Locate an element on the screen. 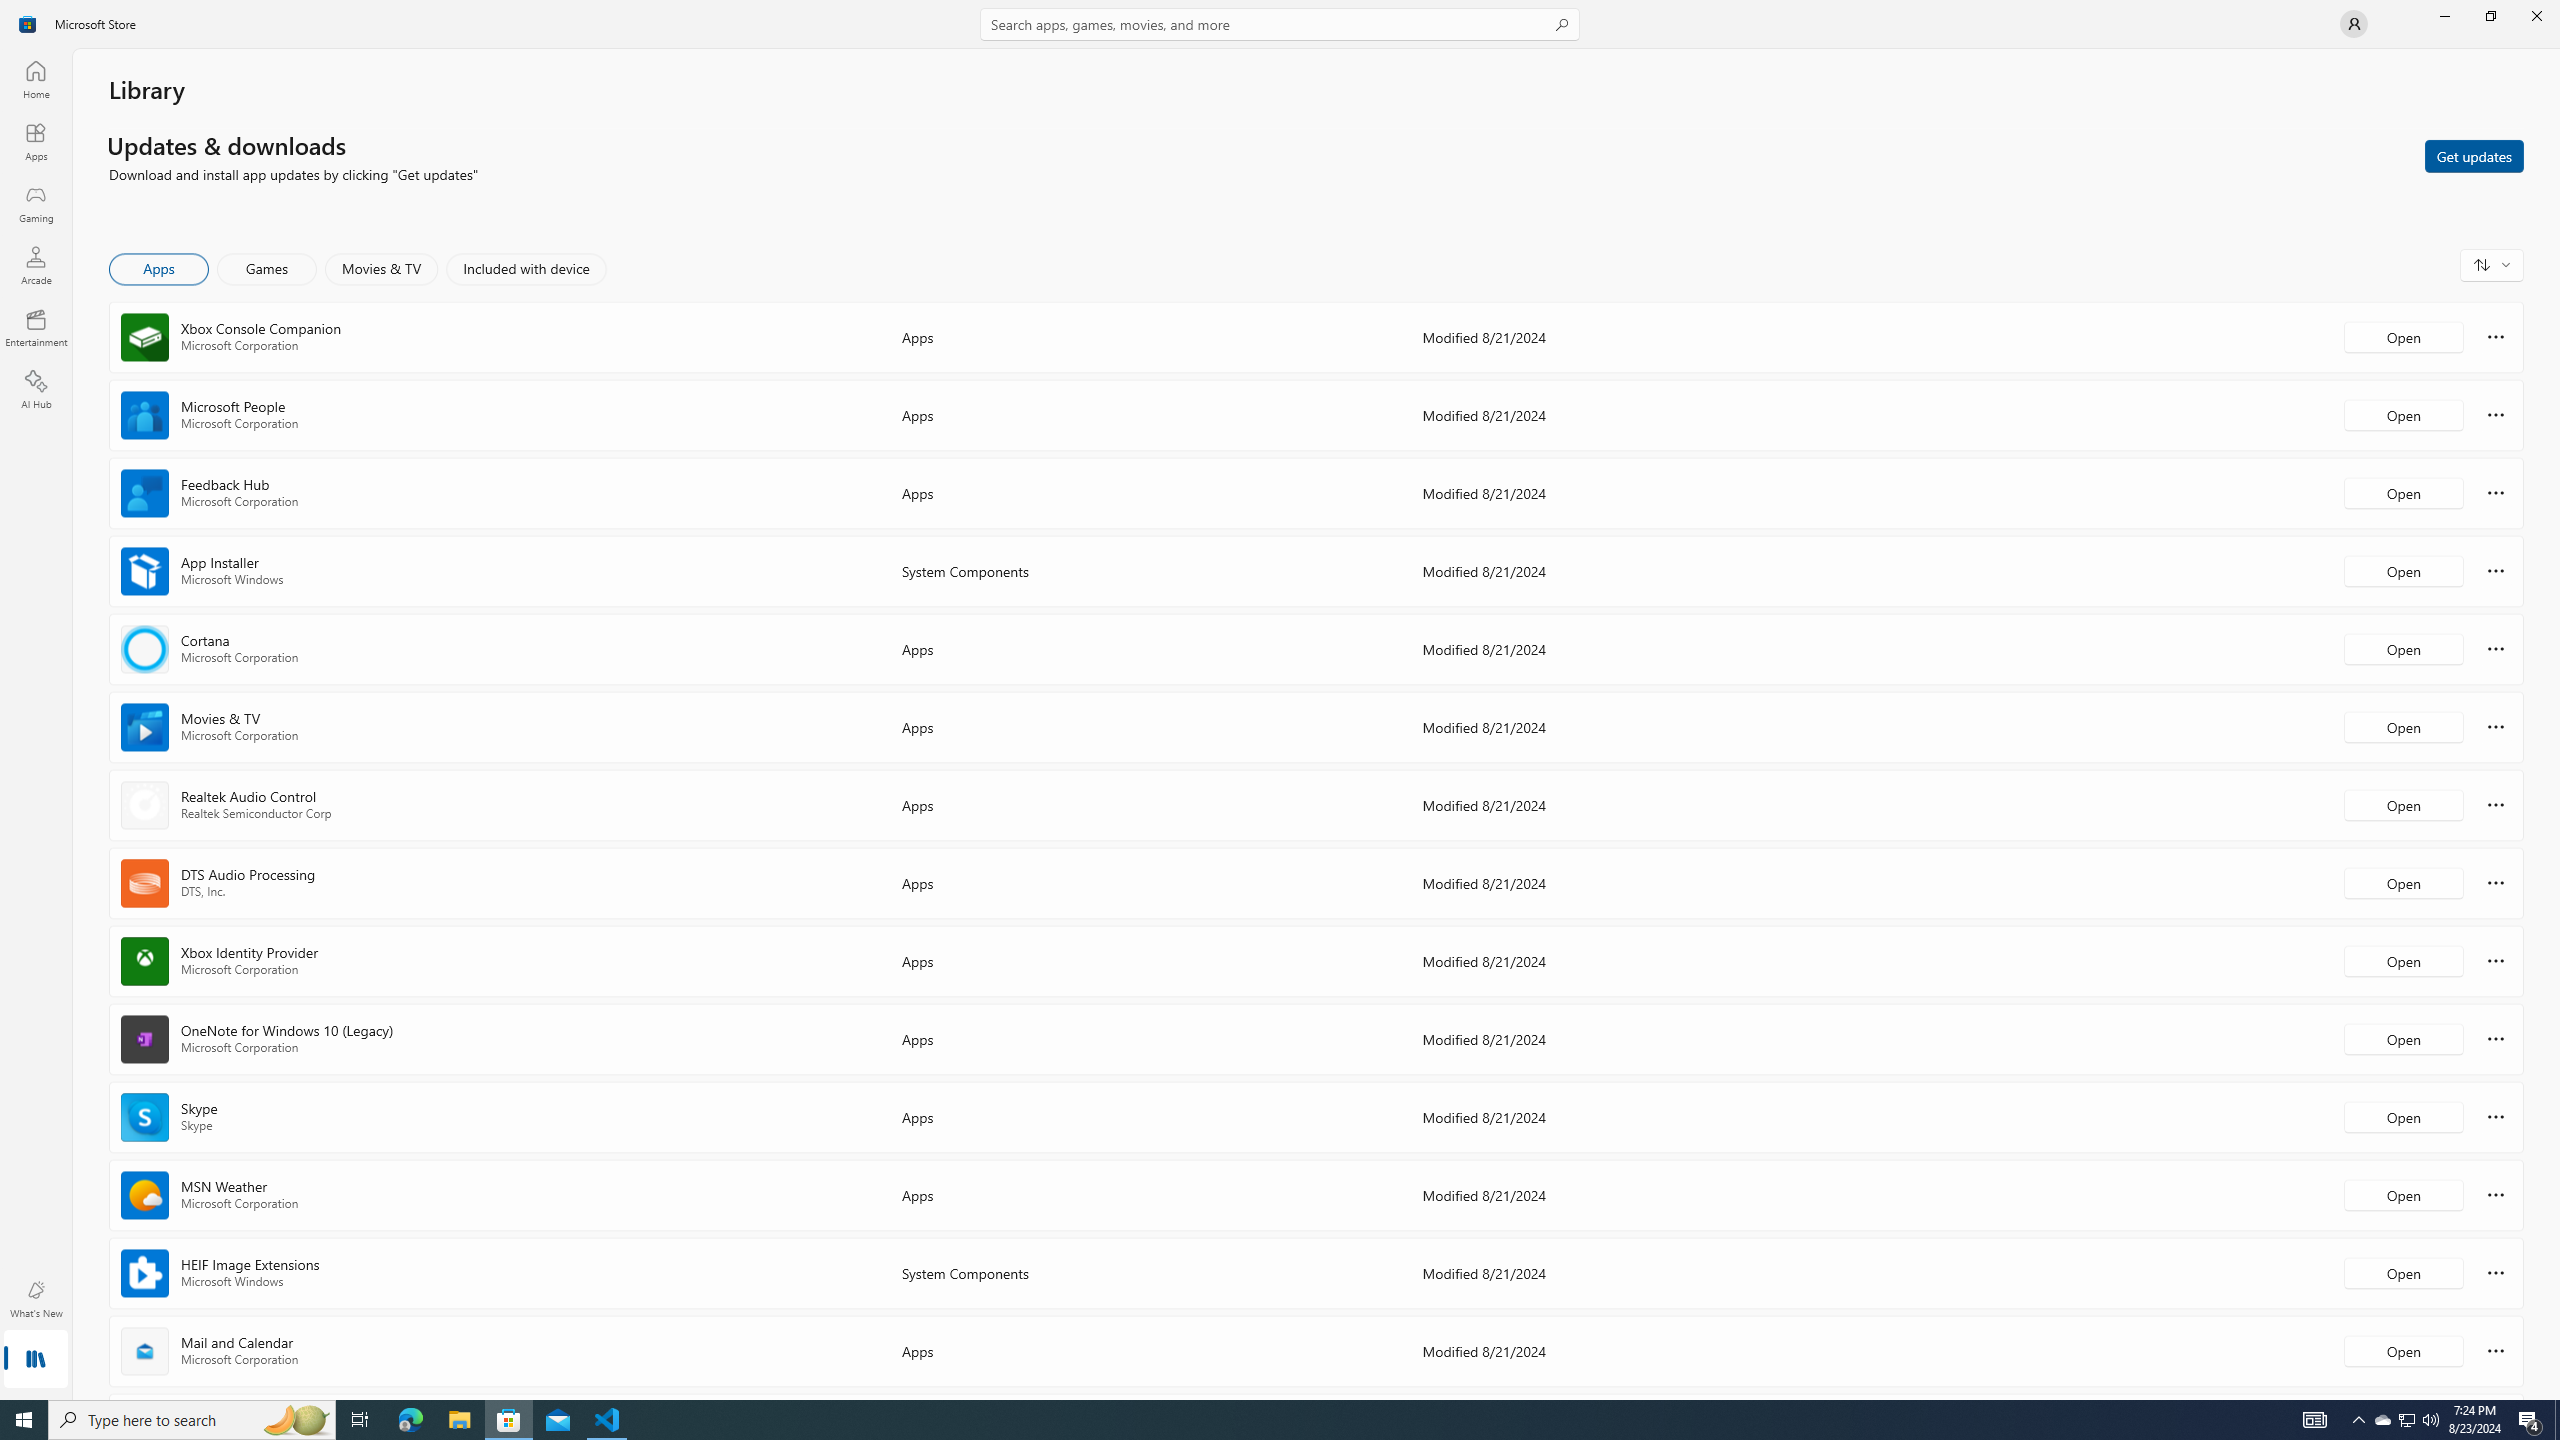 Image resolution: width=2560 pixels, height=1440 pixels. 'Restore Microsoft Store' is located at coordinates (2490, 15).